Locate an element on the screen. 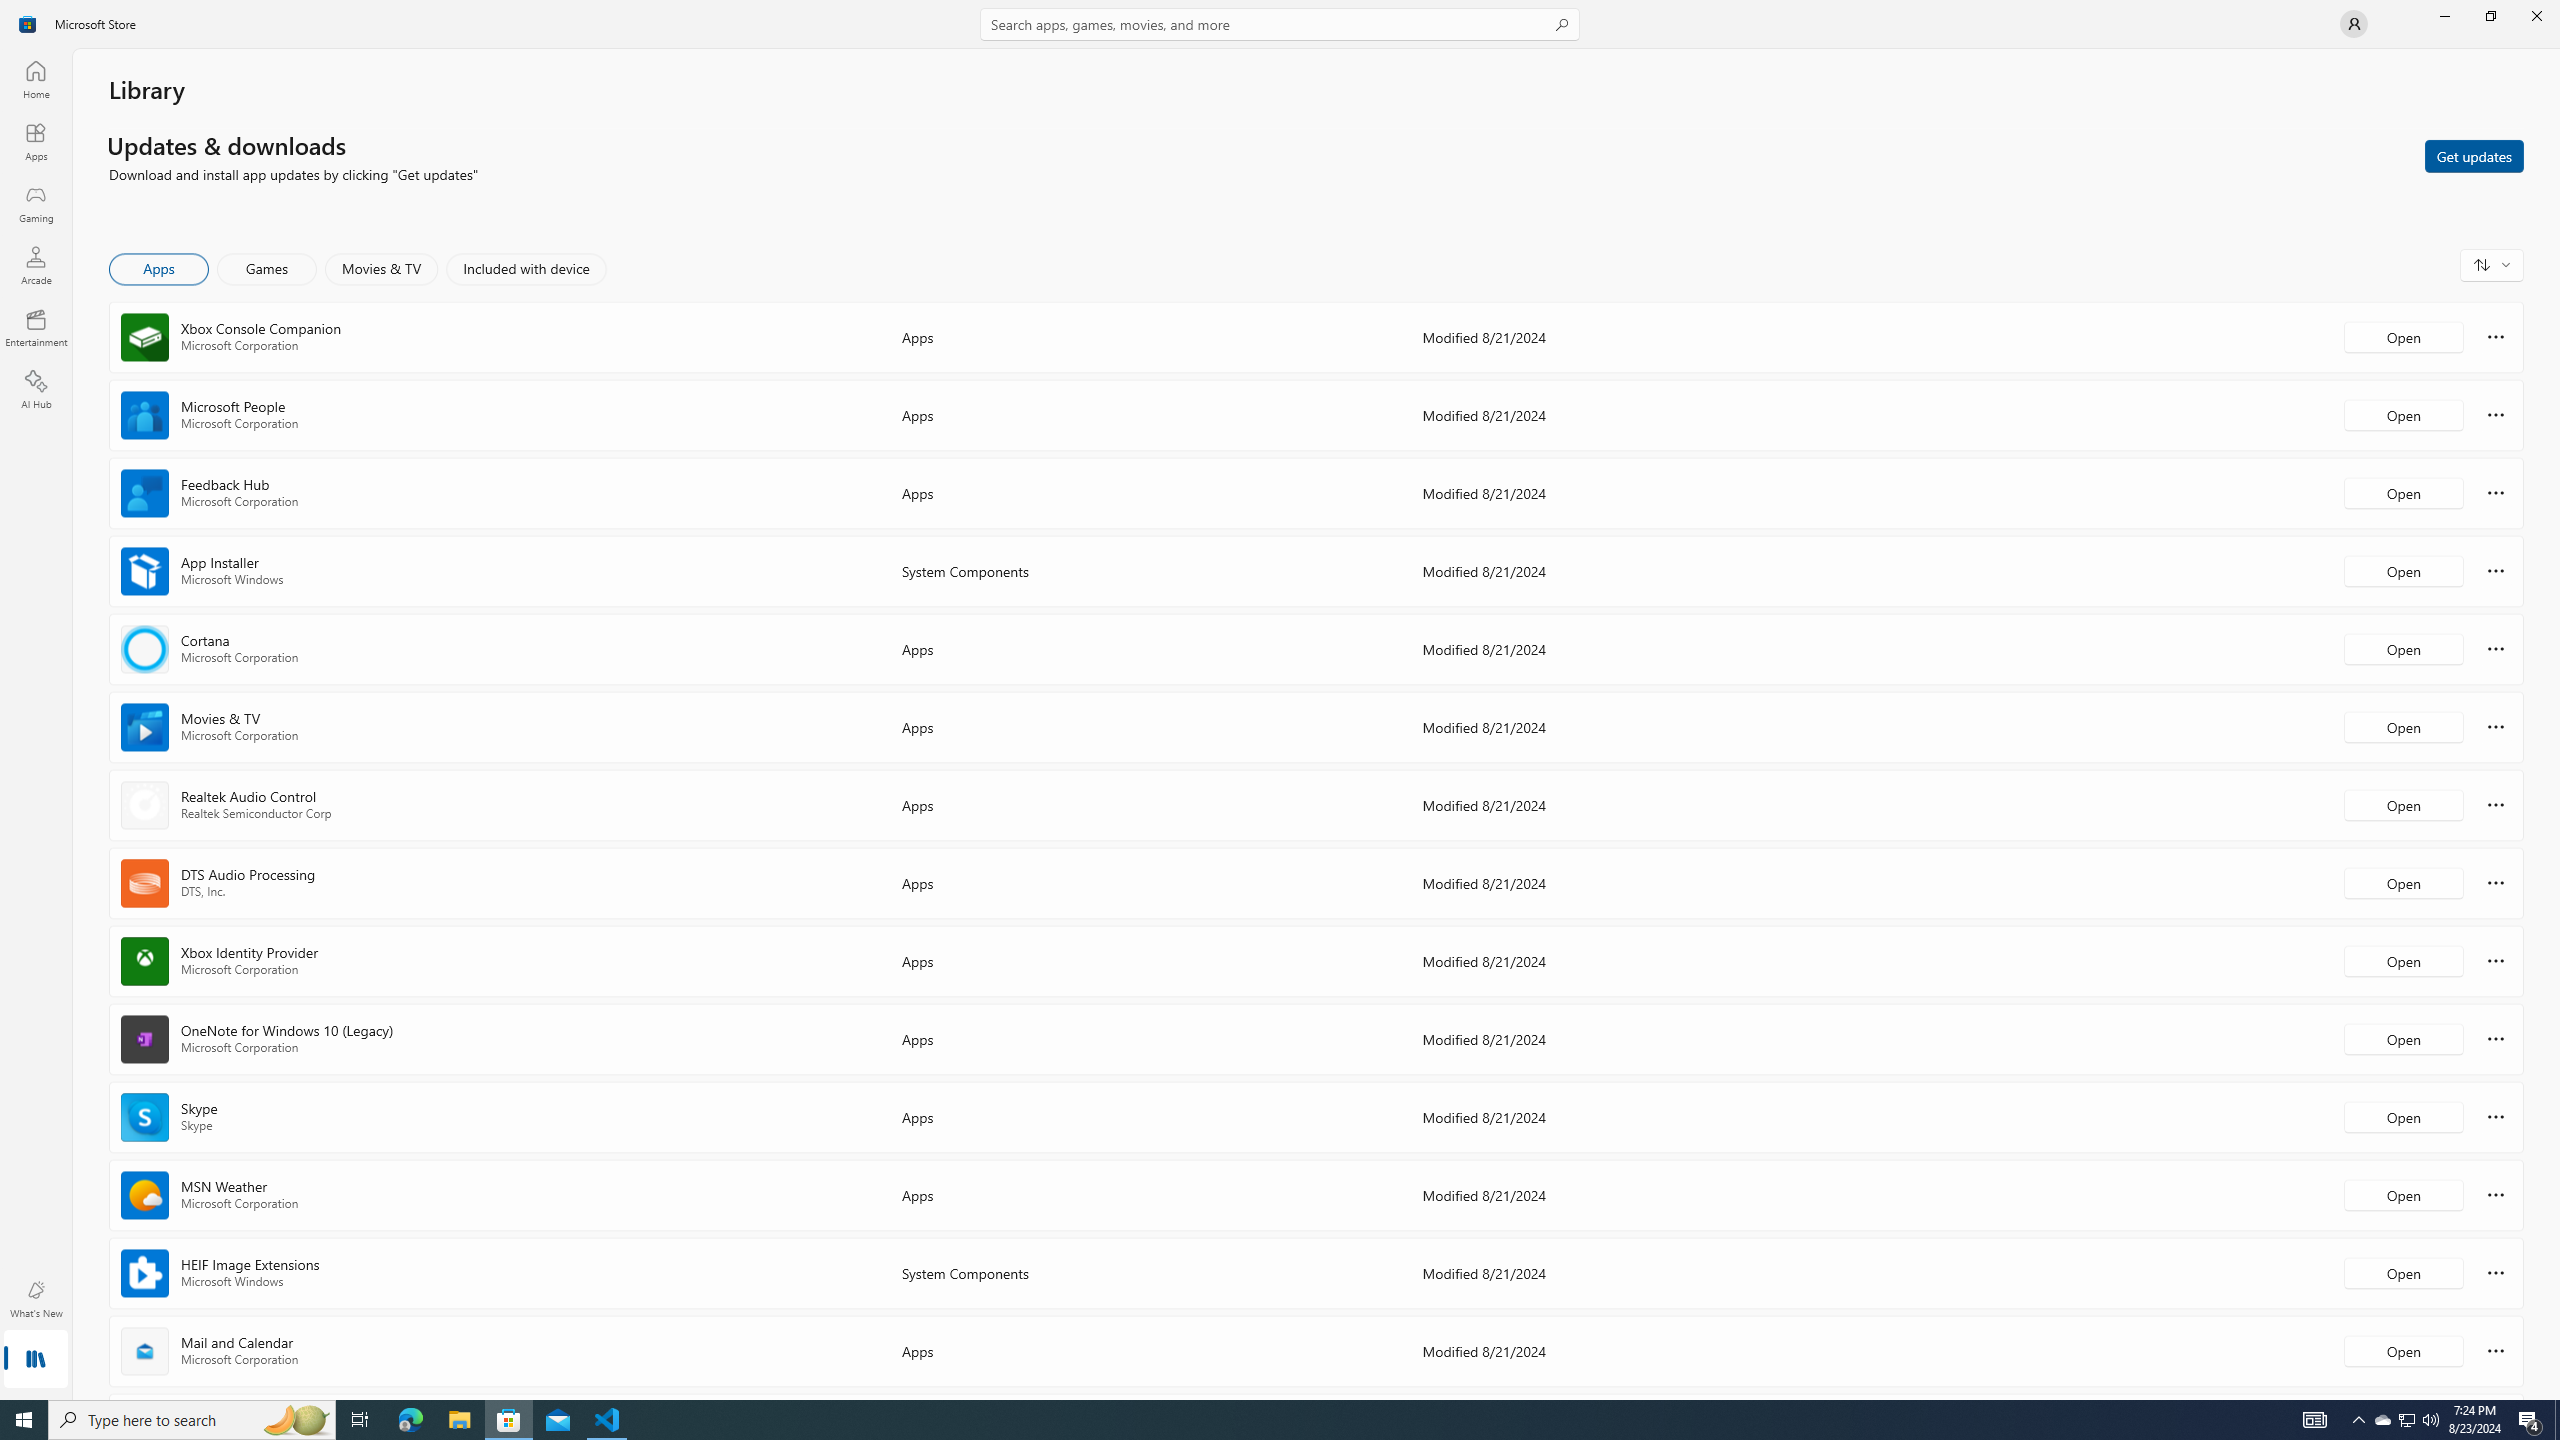 Image resolution: width=2560 pixels, height=1440 pixels. 'Restore Microsoft Store' is located at coordinates (2490, 15).